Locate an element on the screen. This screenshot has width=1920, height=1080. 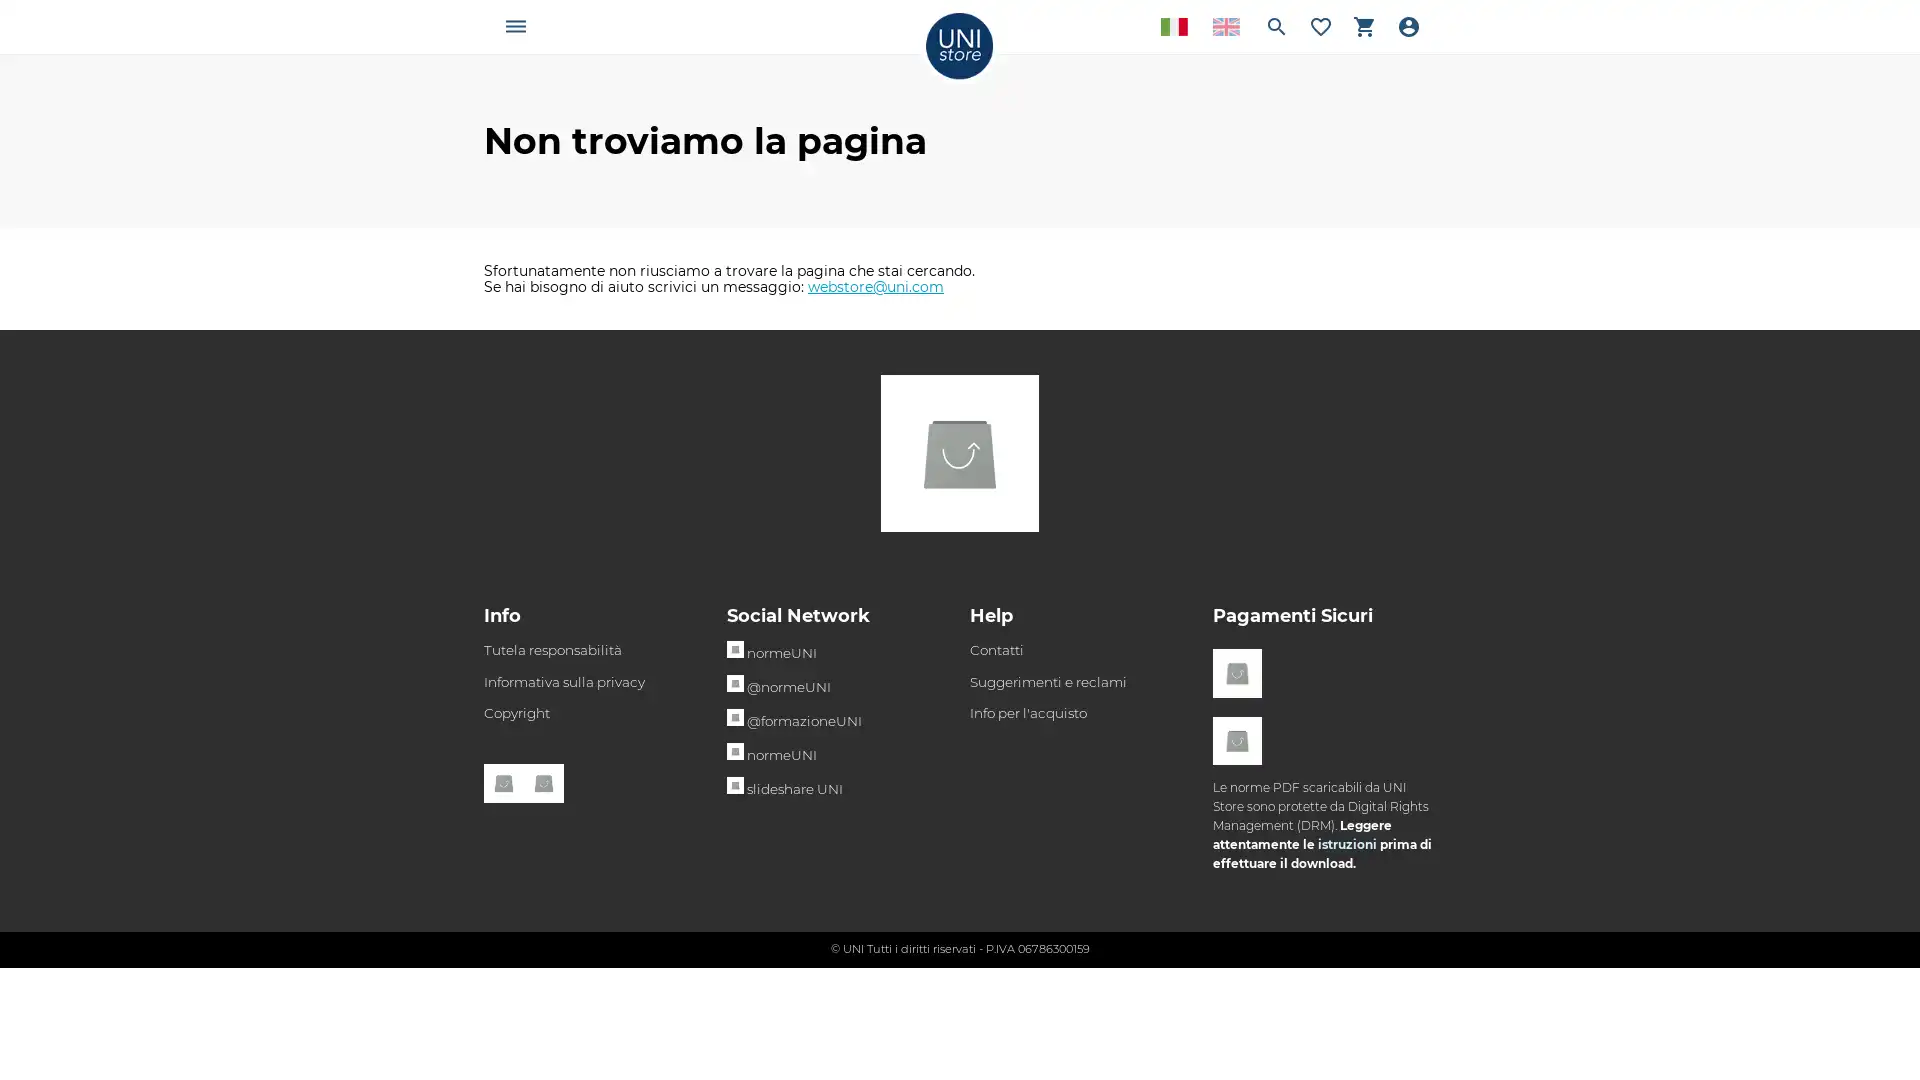
account_circle is located at coordinates (1408, 27).